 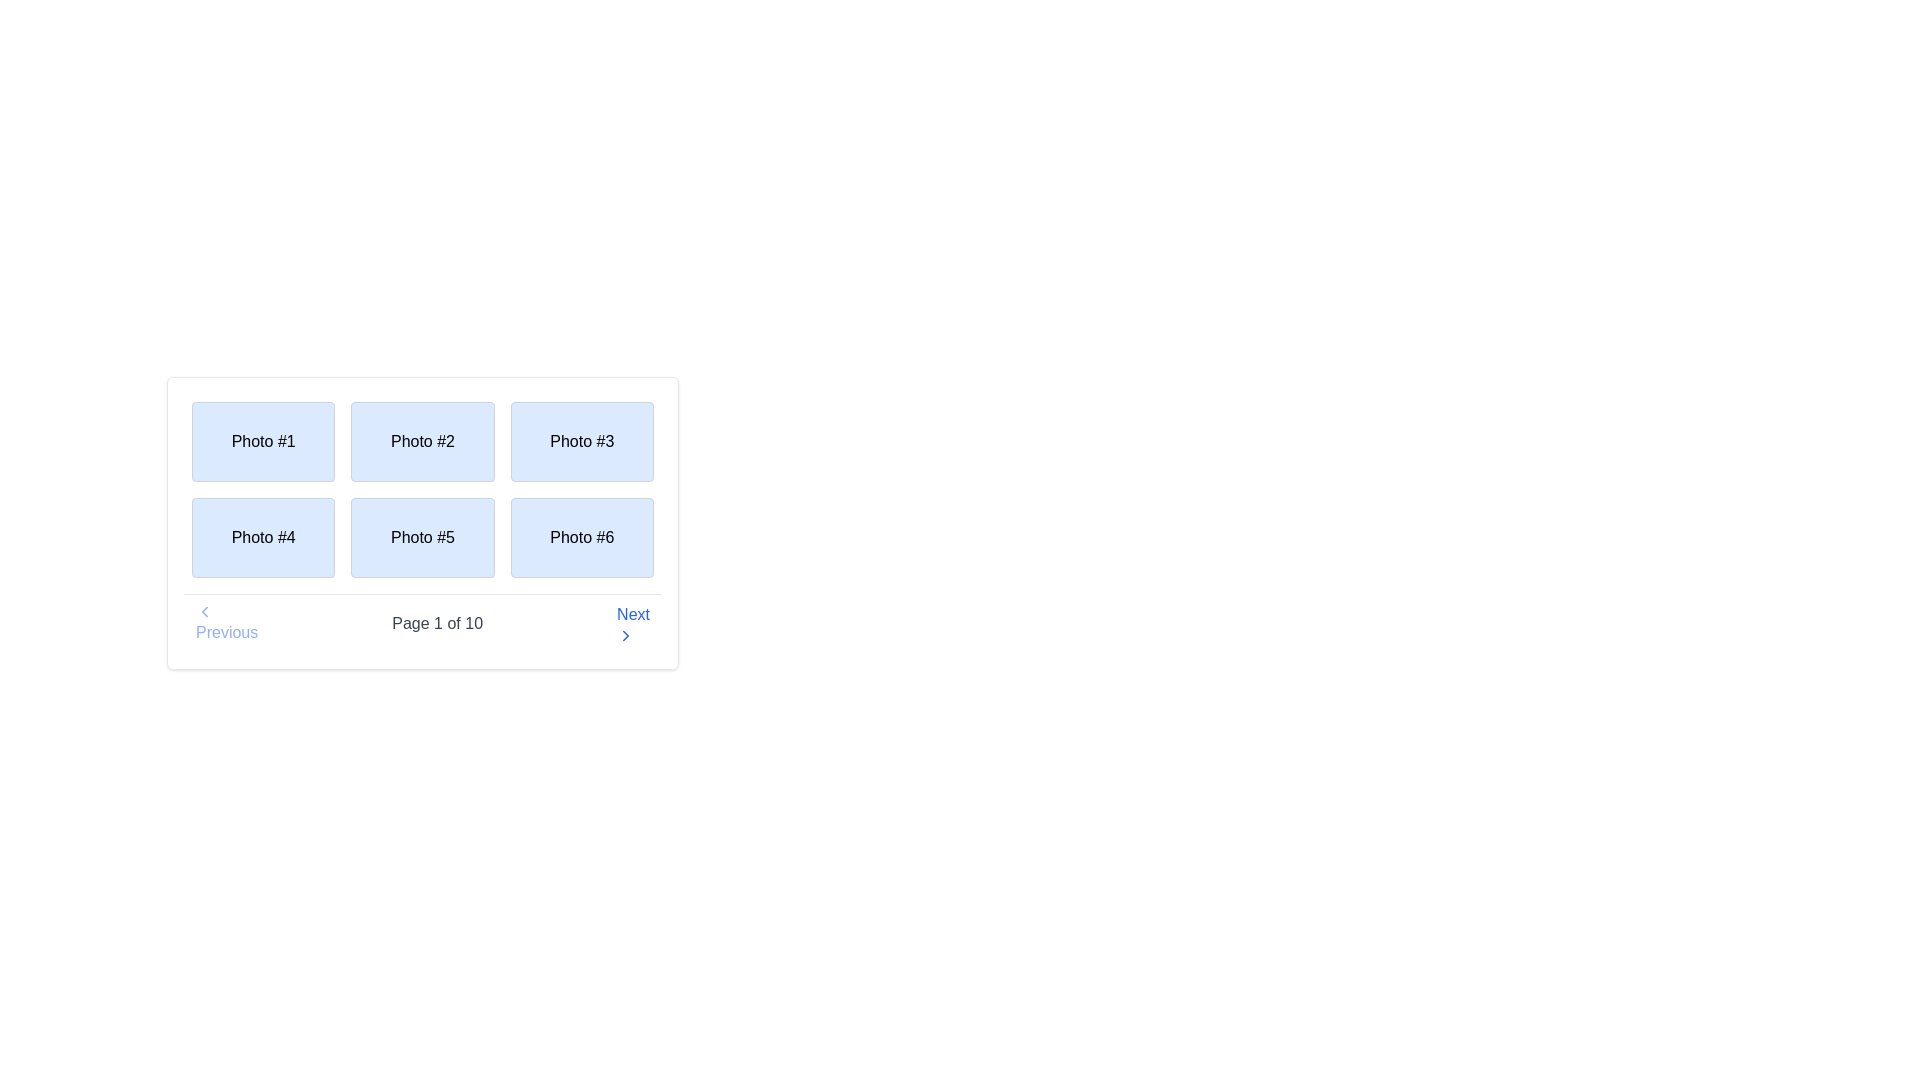 What do you see at coordinates (632, 623) in the screenshot?
I see `the navigation button located at the bottom-right corner of the interface` at bounding box center [632, 623].